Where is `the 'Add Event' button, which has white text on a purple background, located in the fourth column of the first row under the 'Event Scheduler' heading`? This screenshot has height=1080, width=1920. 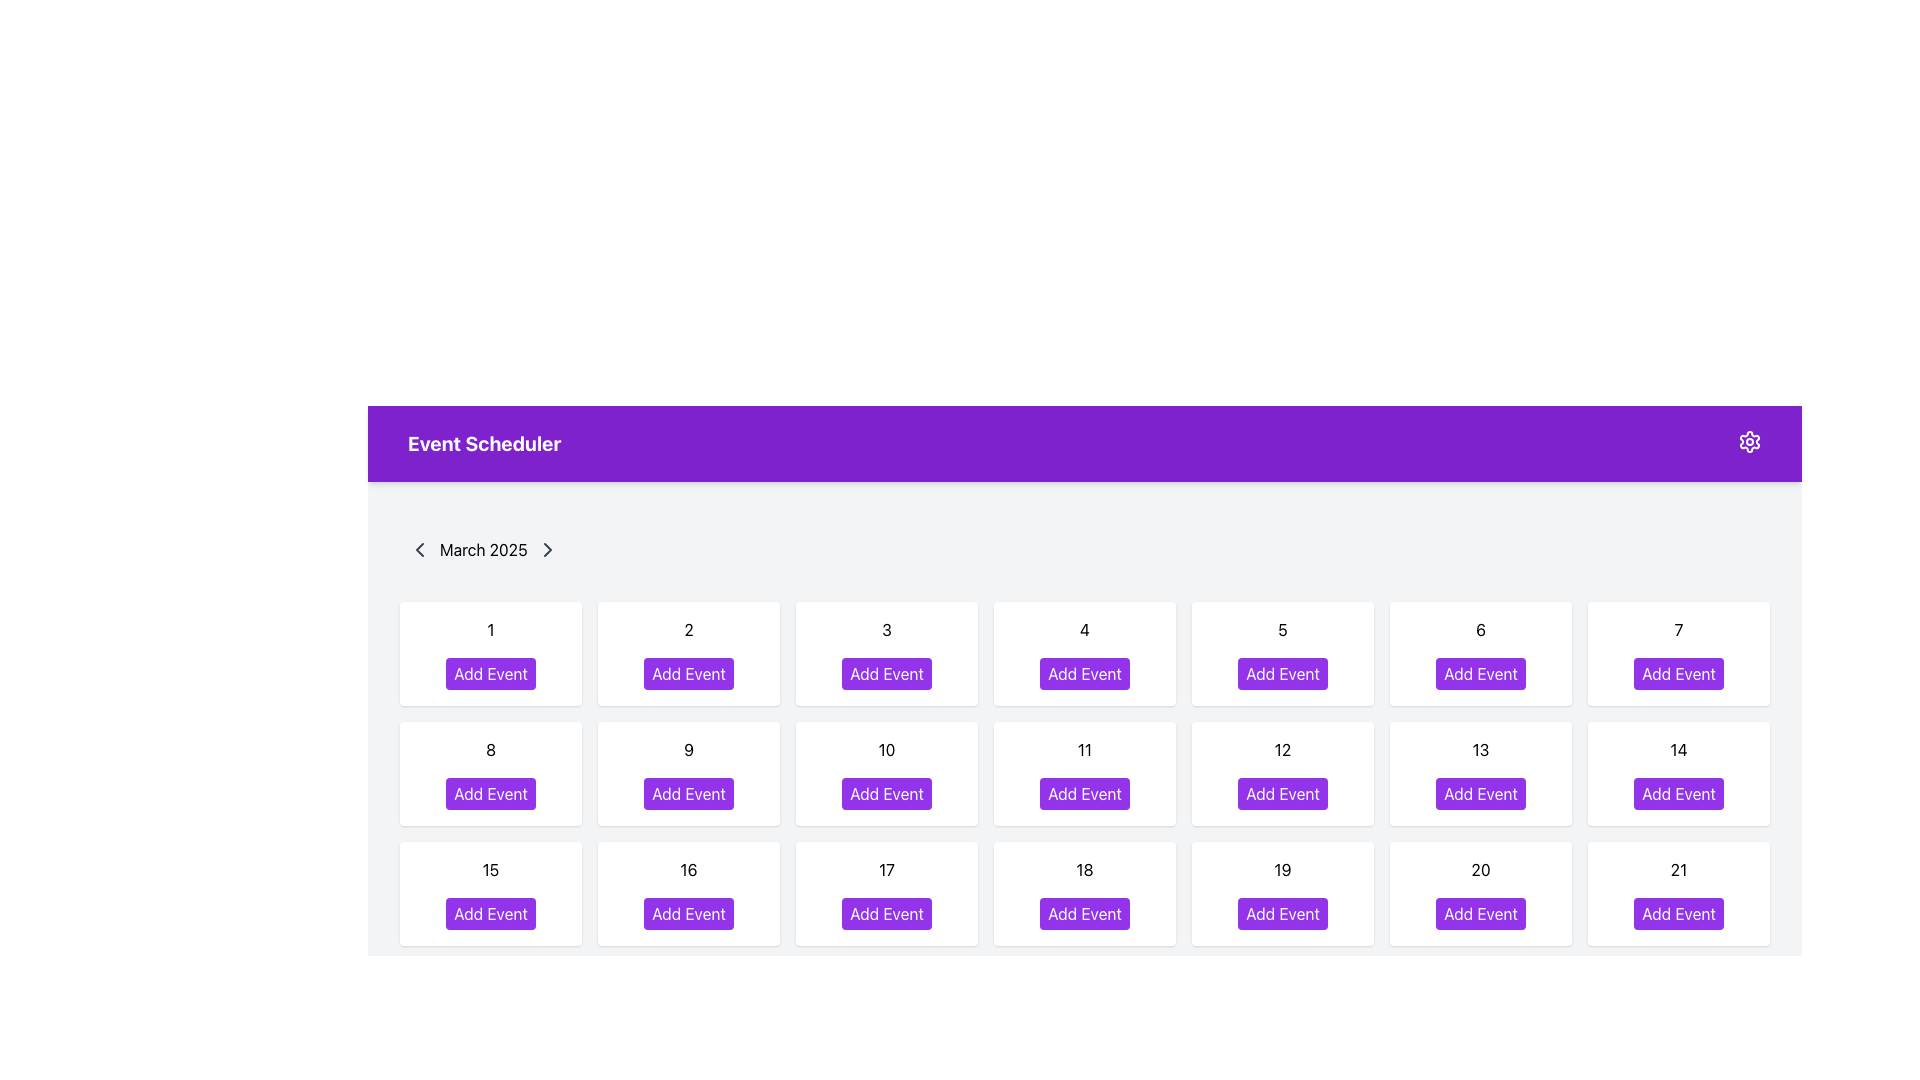
the 'Add Event' button, which has white text on a purple background, located in the fourth column of the first row under the 'Event Scheduler' heading is located at coordinates (1083, 674).